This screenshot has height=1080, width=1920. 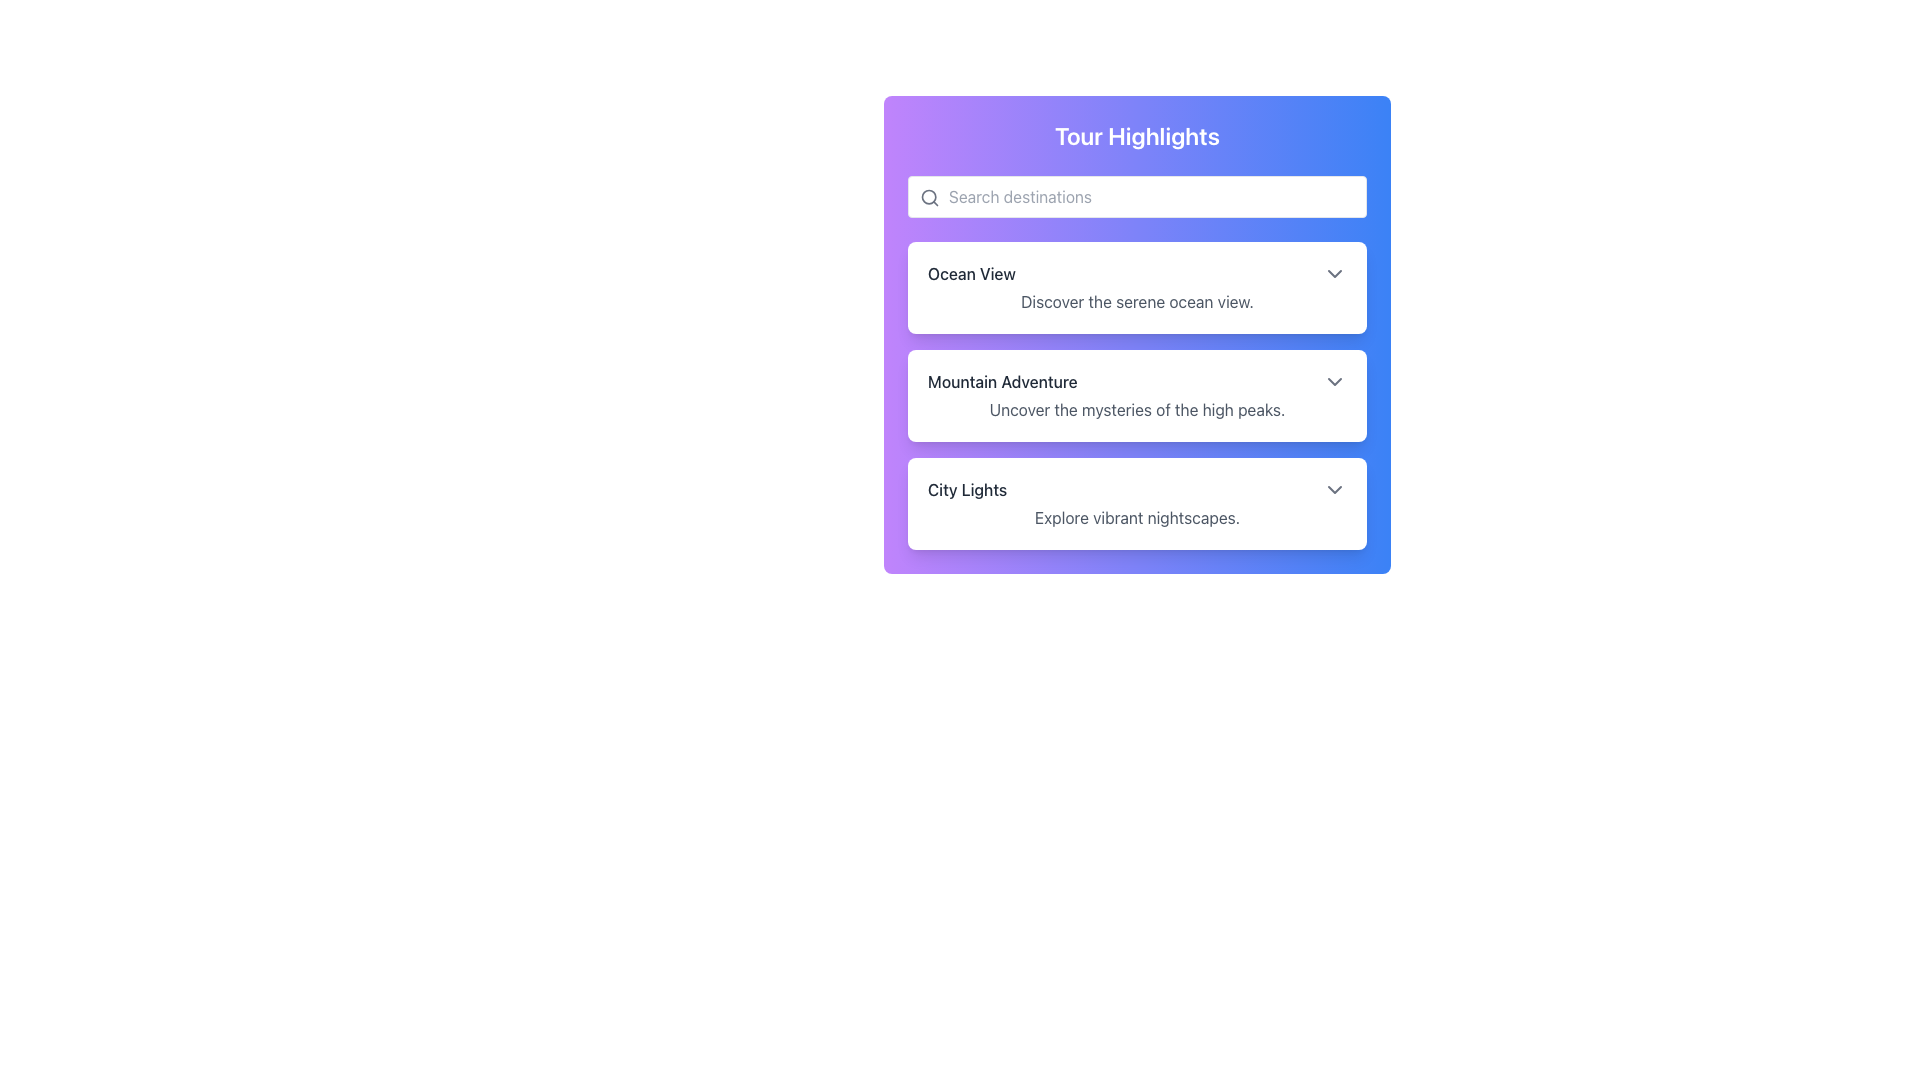 I want to click on the circular graphical component that represents the lens of the magnifying glass icon, located at the top-left of the search bar, so click(x=928, y=197).